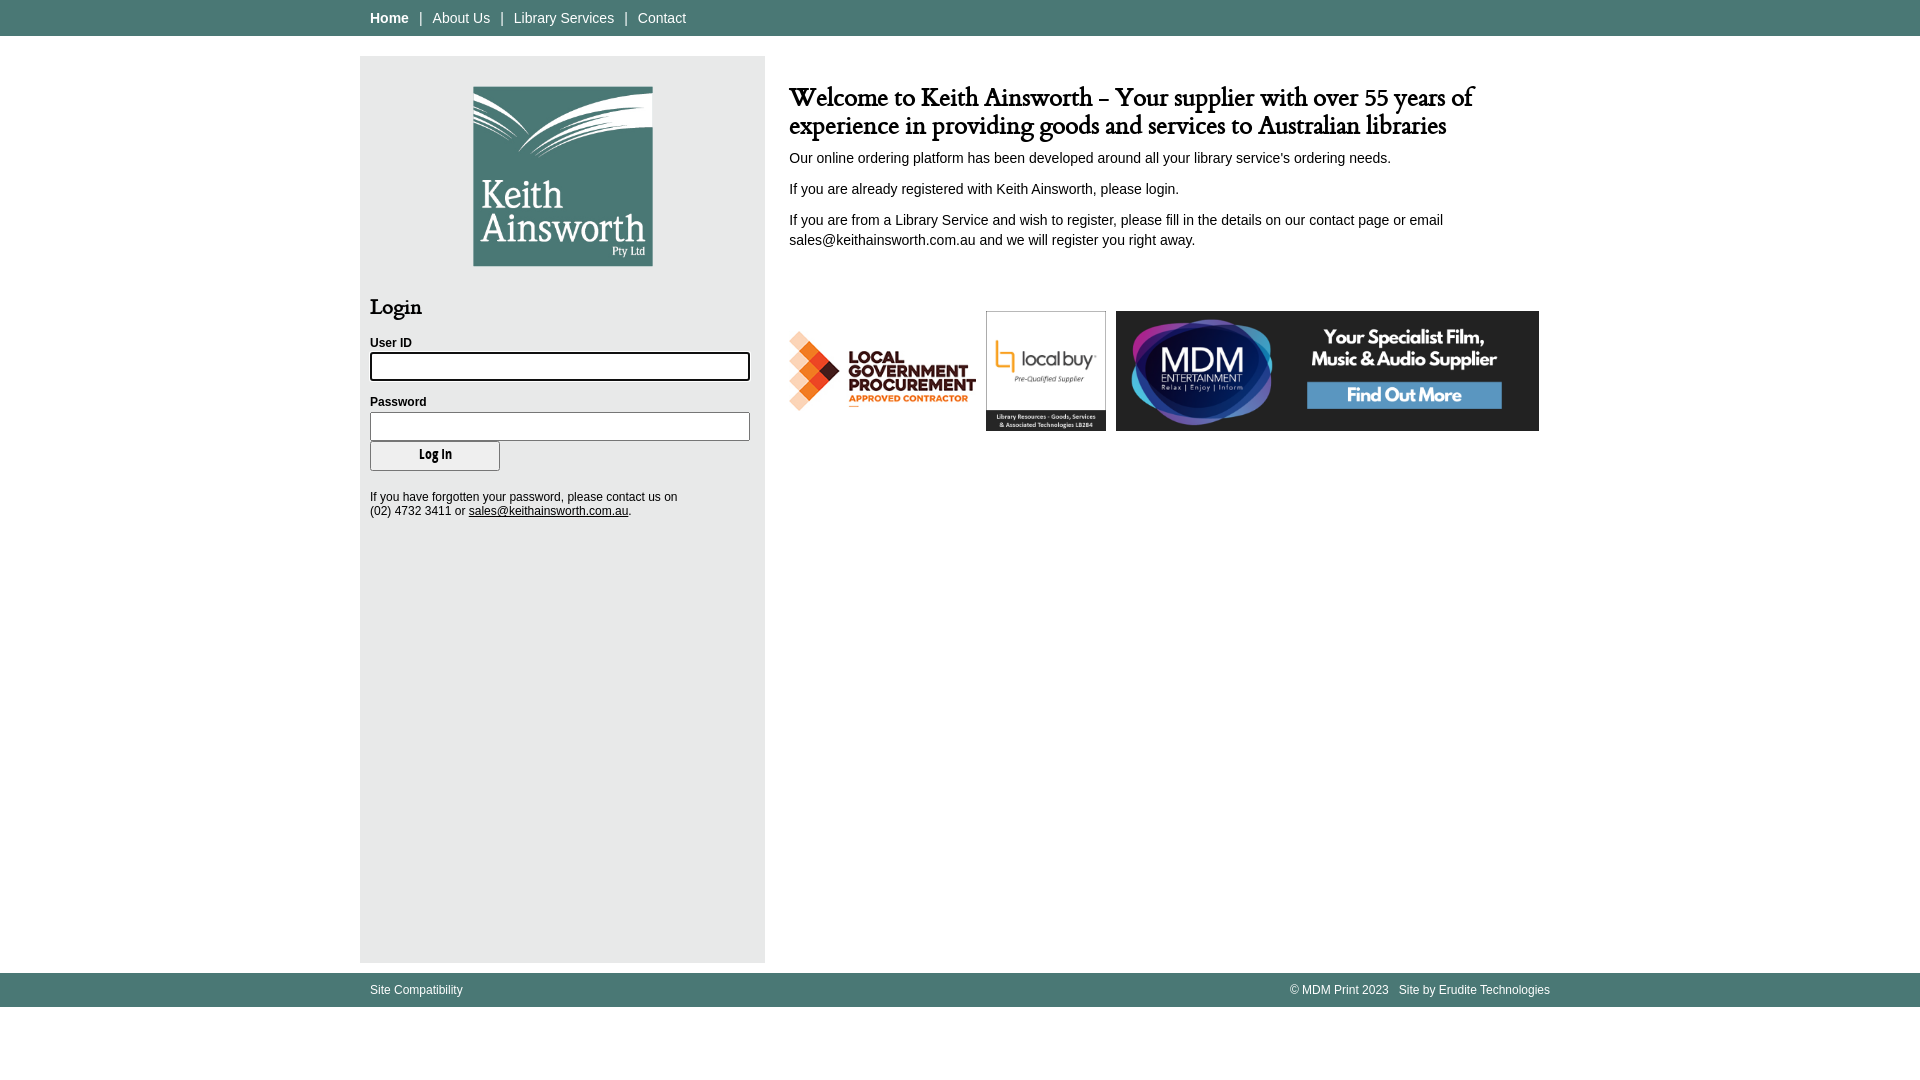  I want to click on 'Library Services', so click(562, 18).